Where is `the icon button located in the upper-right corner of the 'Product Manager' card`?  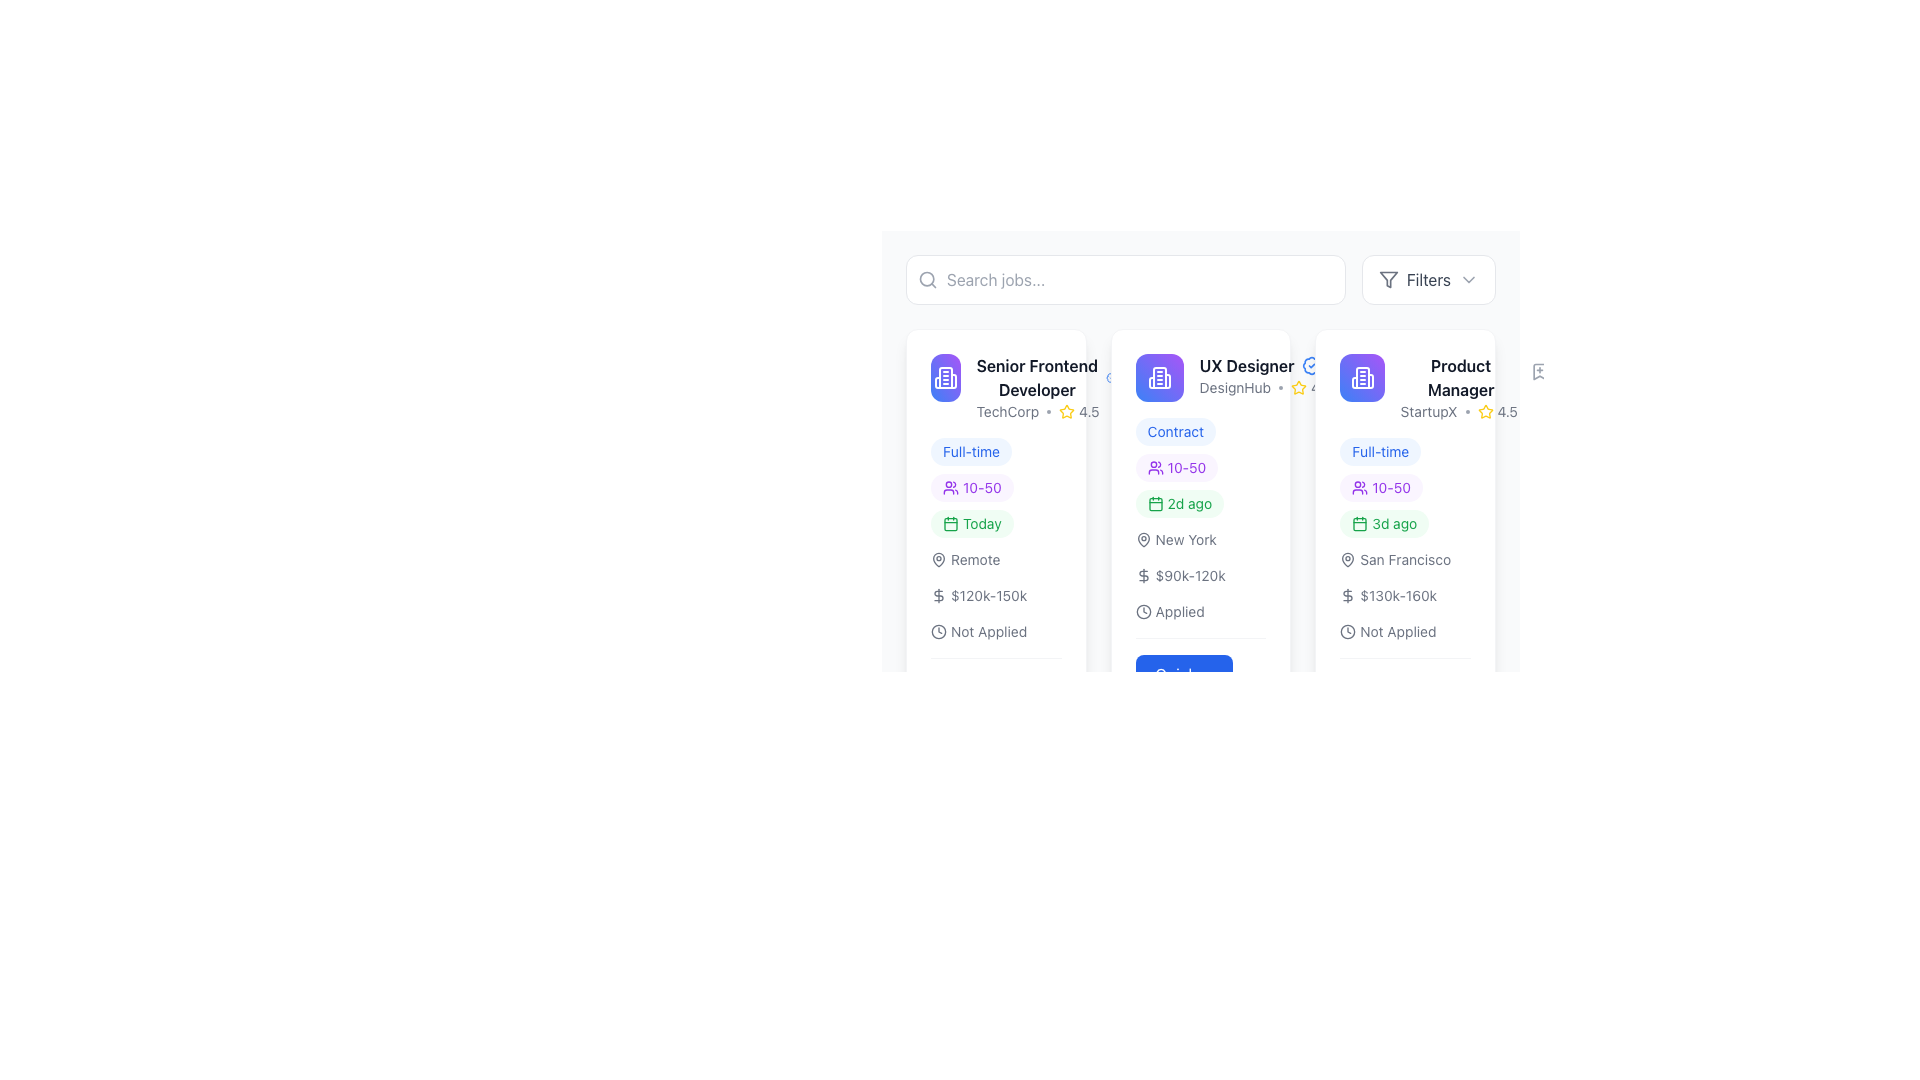
the icon button located in the upper-right corner of the 'Product Manager' card is located at coordinates (1538, 371).